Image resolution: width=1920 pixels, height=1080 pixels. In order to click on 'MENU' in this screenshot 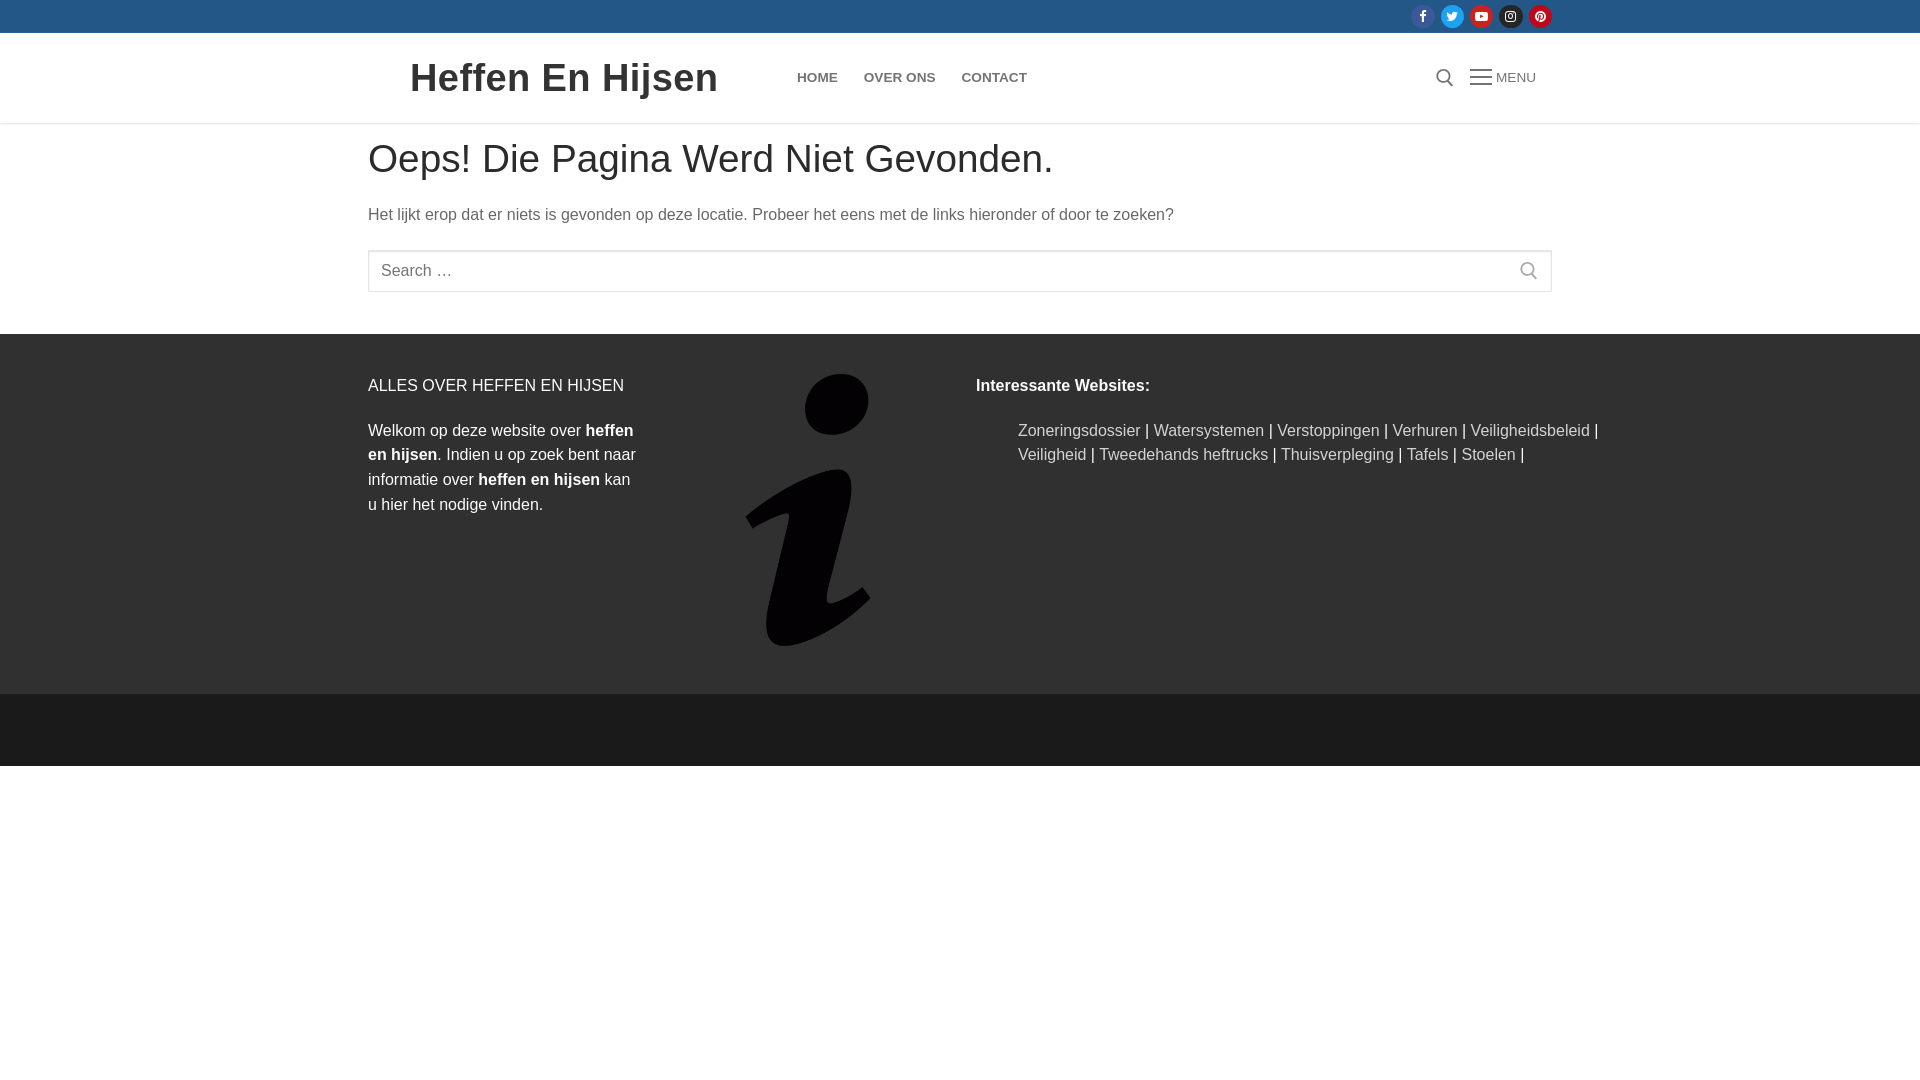, I will do `click(1502, 76)`.